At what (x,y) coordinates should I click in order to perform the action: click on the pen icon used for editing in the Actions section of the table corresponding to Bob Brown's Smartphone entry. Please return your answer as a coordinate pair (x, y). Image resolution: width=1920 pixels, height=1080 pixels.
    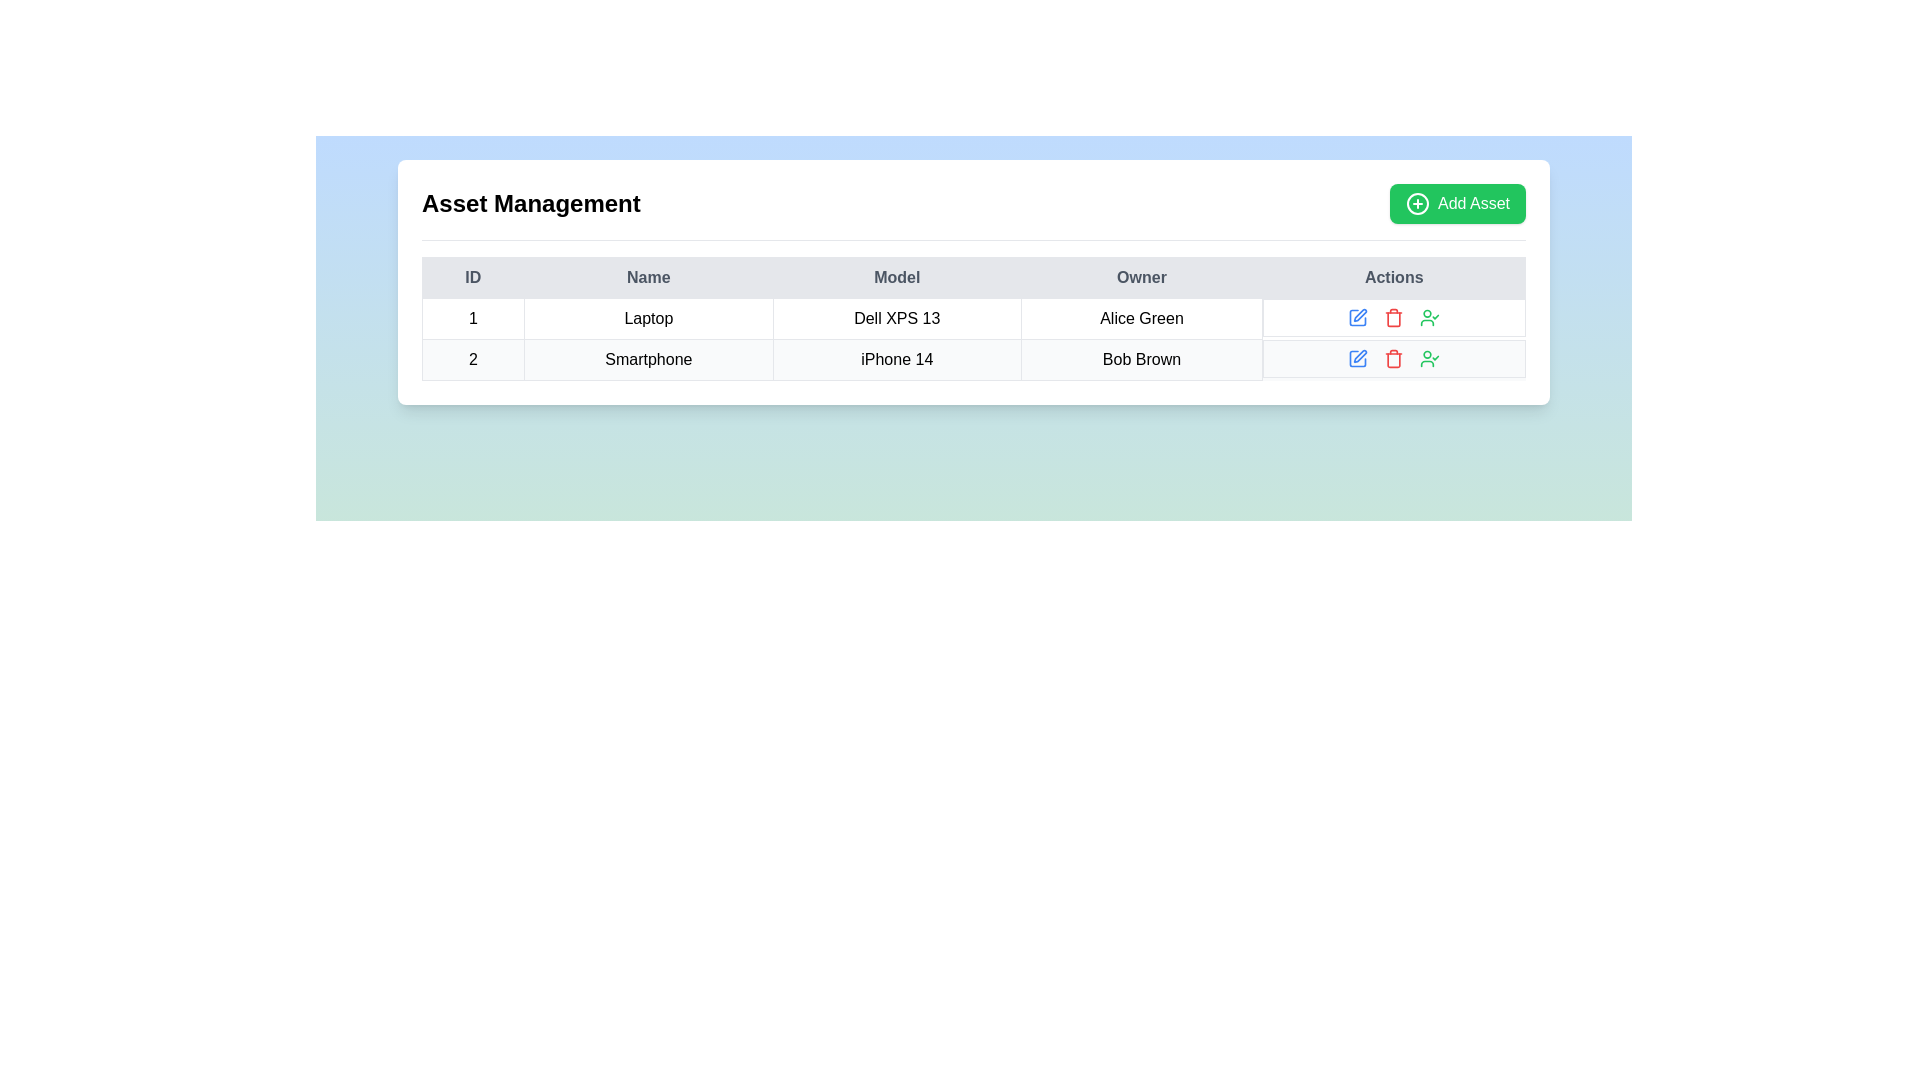
    Looking at the image, I should click on (1360, 354).